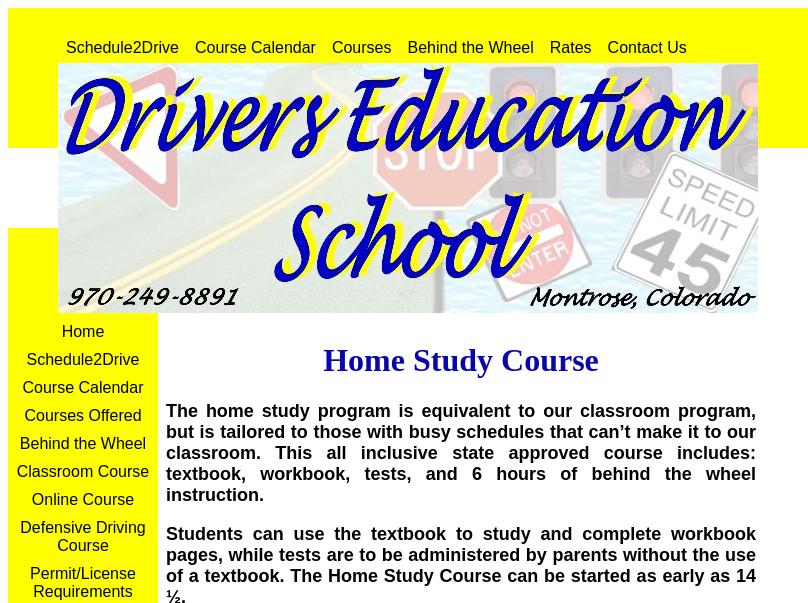  What do you see at coordinates (82, 581) in the screenshot?
I see `'Permit/License Requirements'` at bounding box center [82, 581].